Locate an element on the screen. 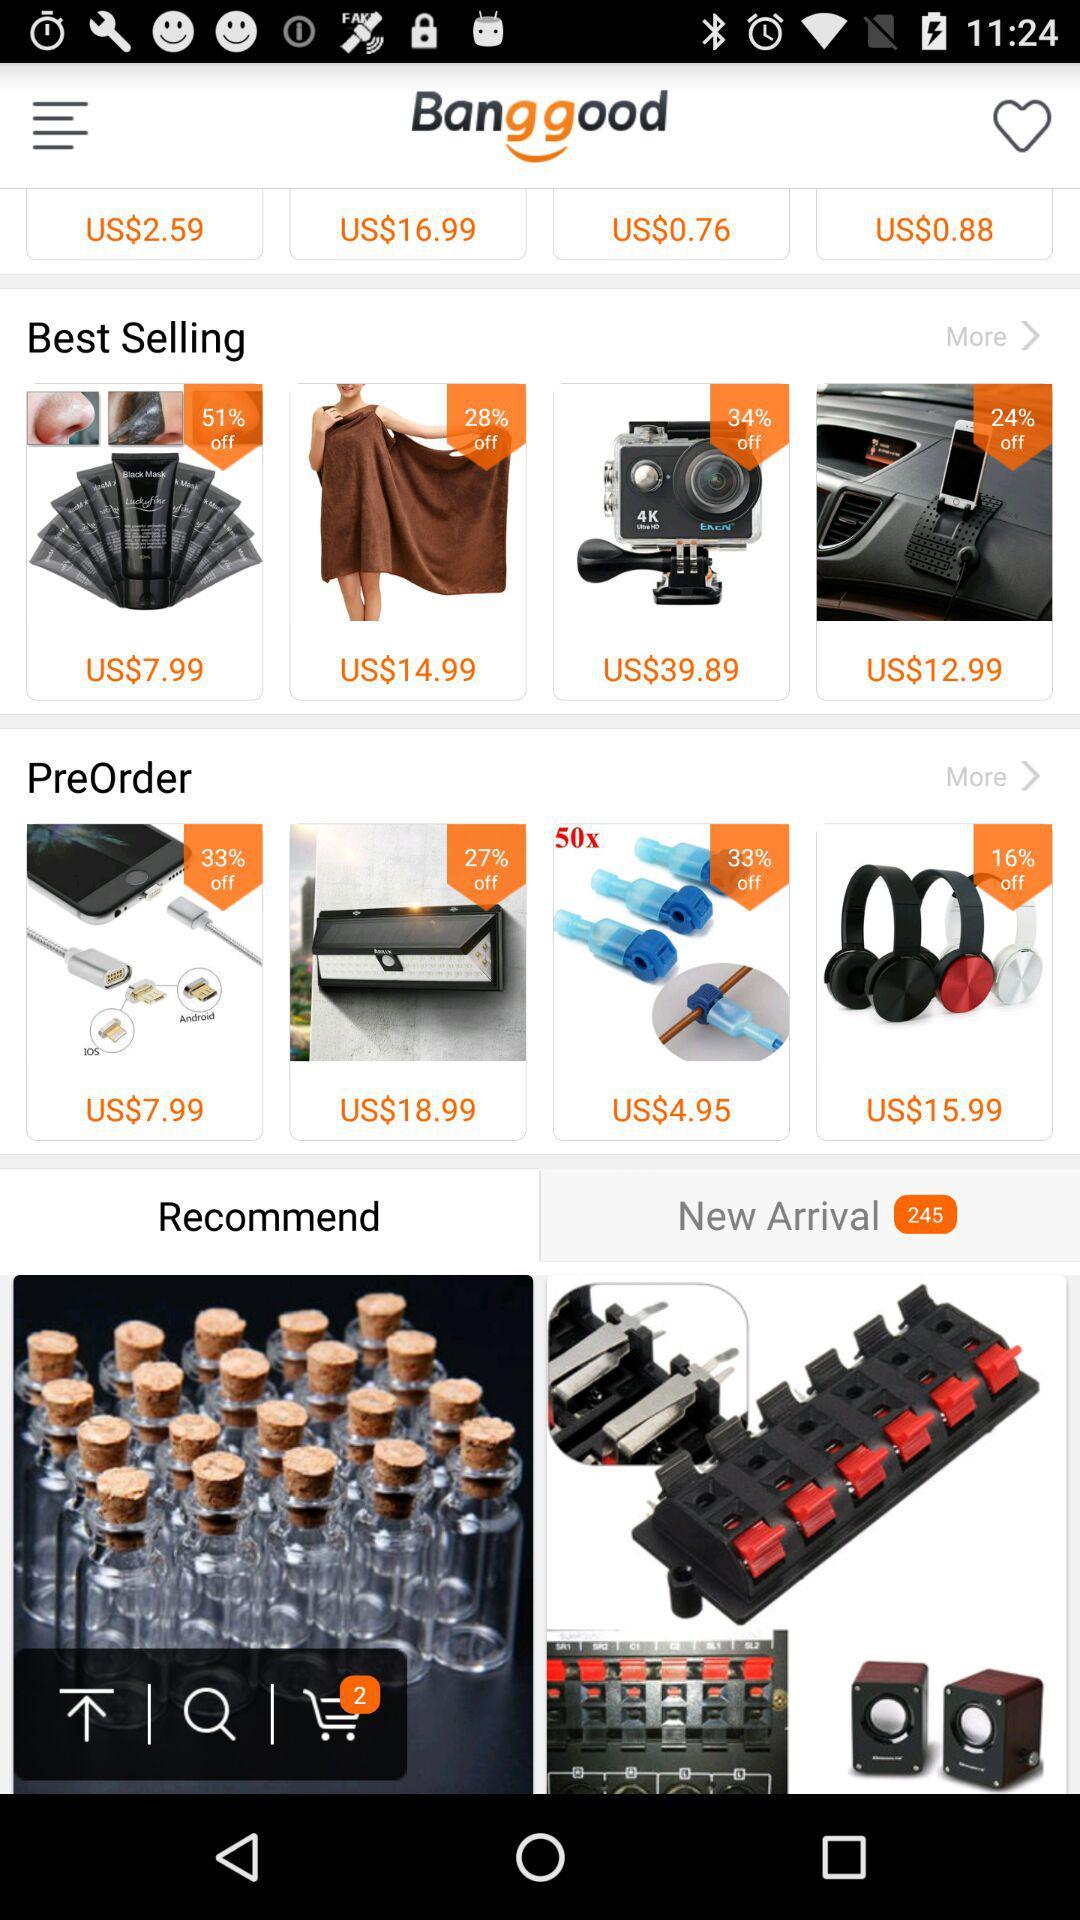 This screenshot has width=1080, height=1920. the recommend item is located at coordinates (268, 1214).